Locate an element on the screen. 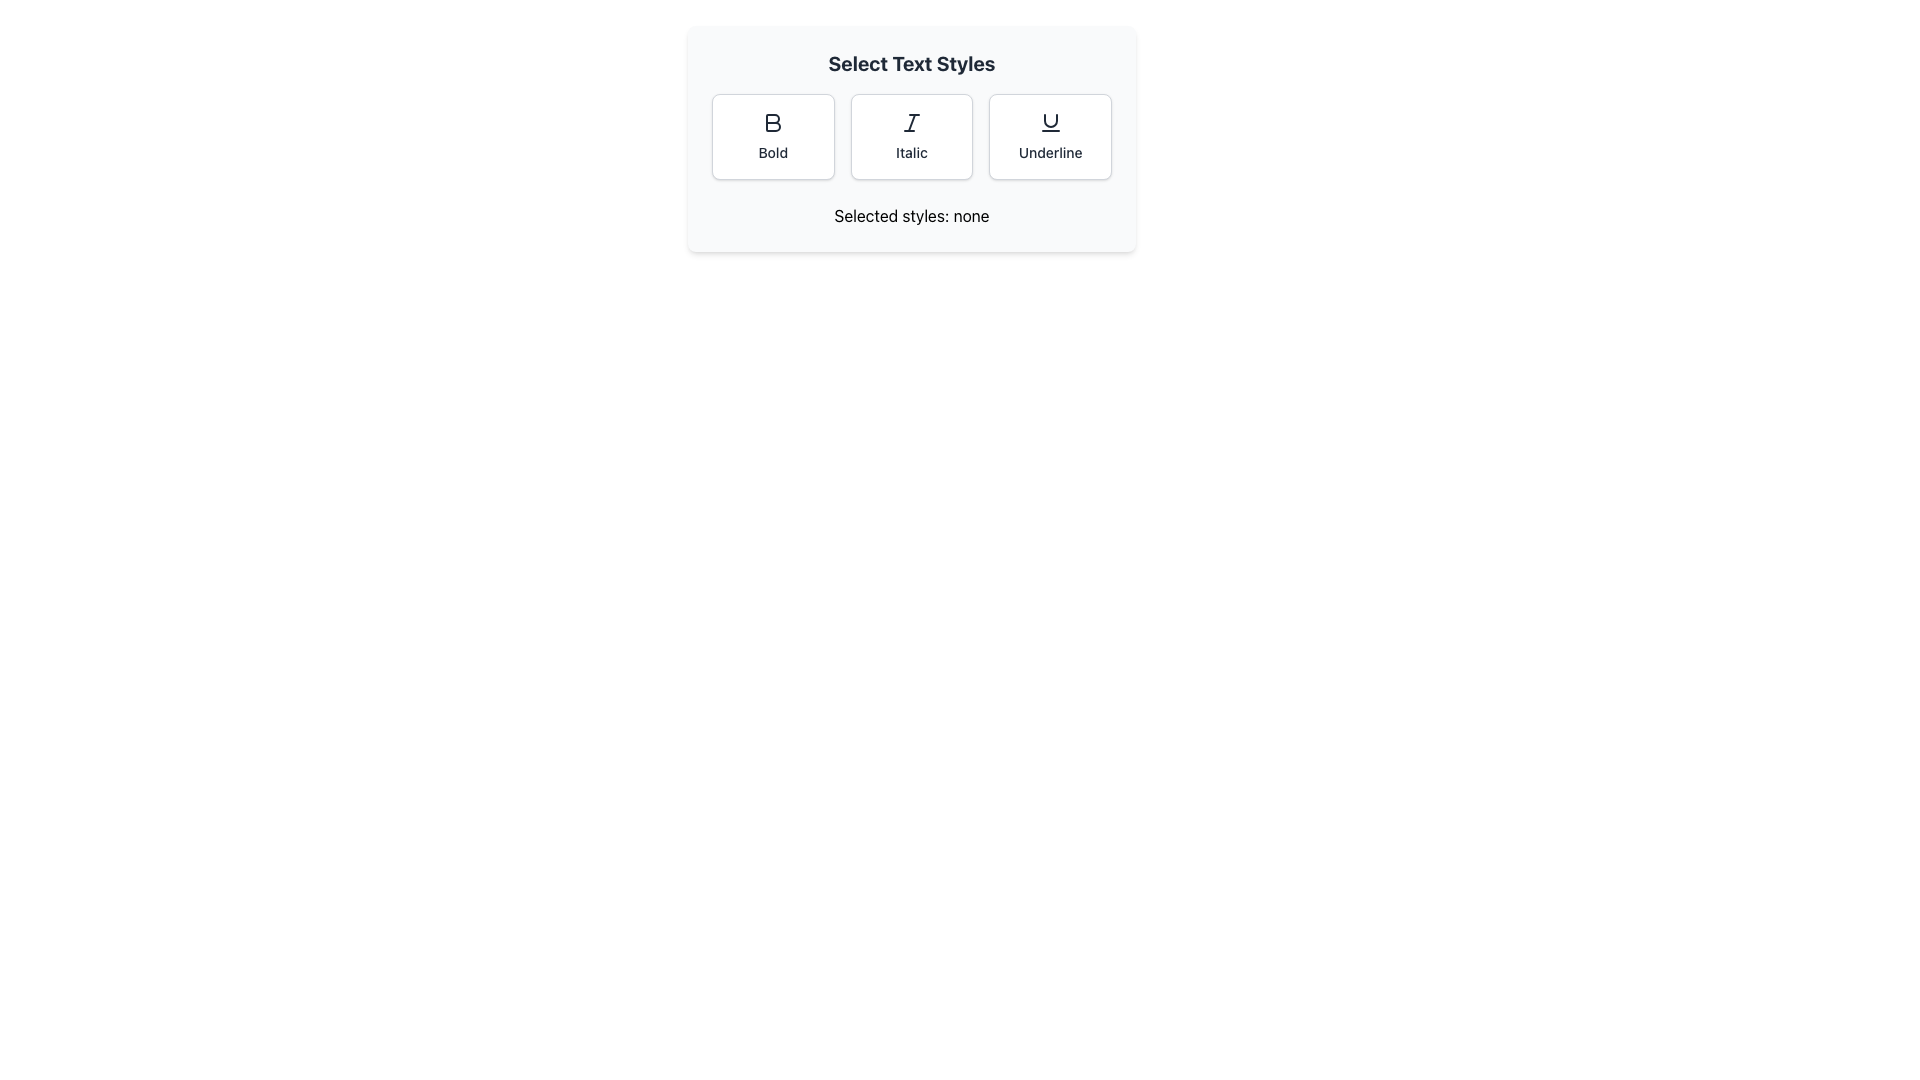 The width and height of the screenshot is (1920, 1080). the bold toggle button located in the 'Select Text Styles' section, which is the first button aligned horizontally to the left of the 'Italic' and 'Underline' buttons is located at coordinates (772, 136).